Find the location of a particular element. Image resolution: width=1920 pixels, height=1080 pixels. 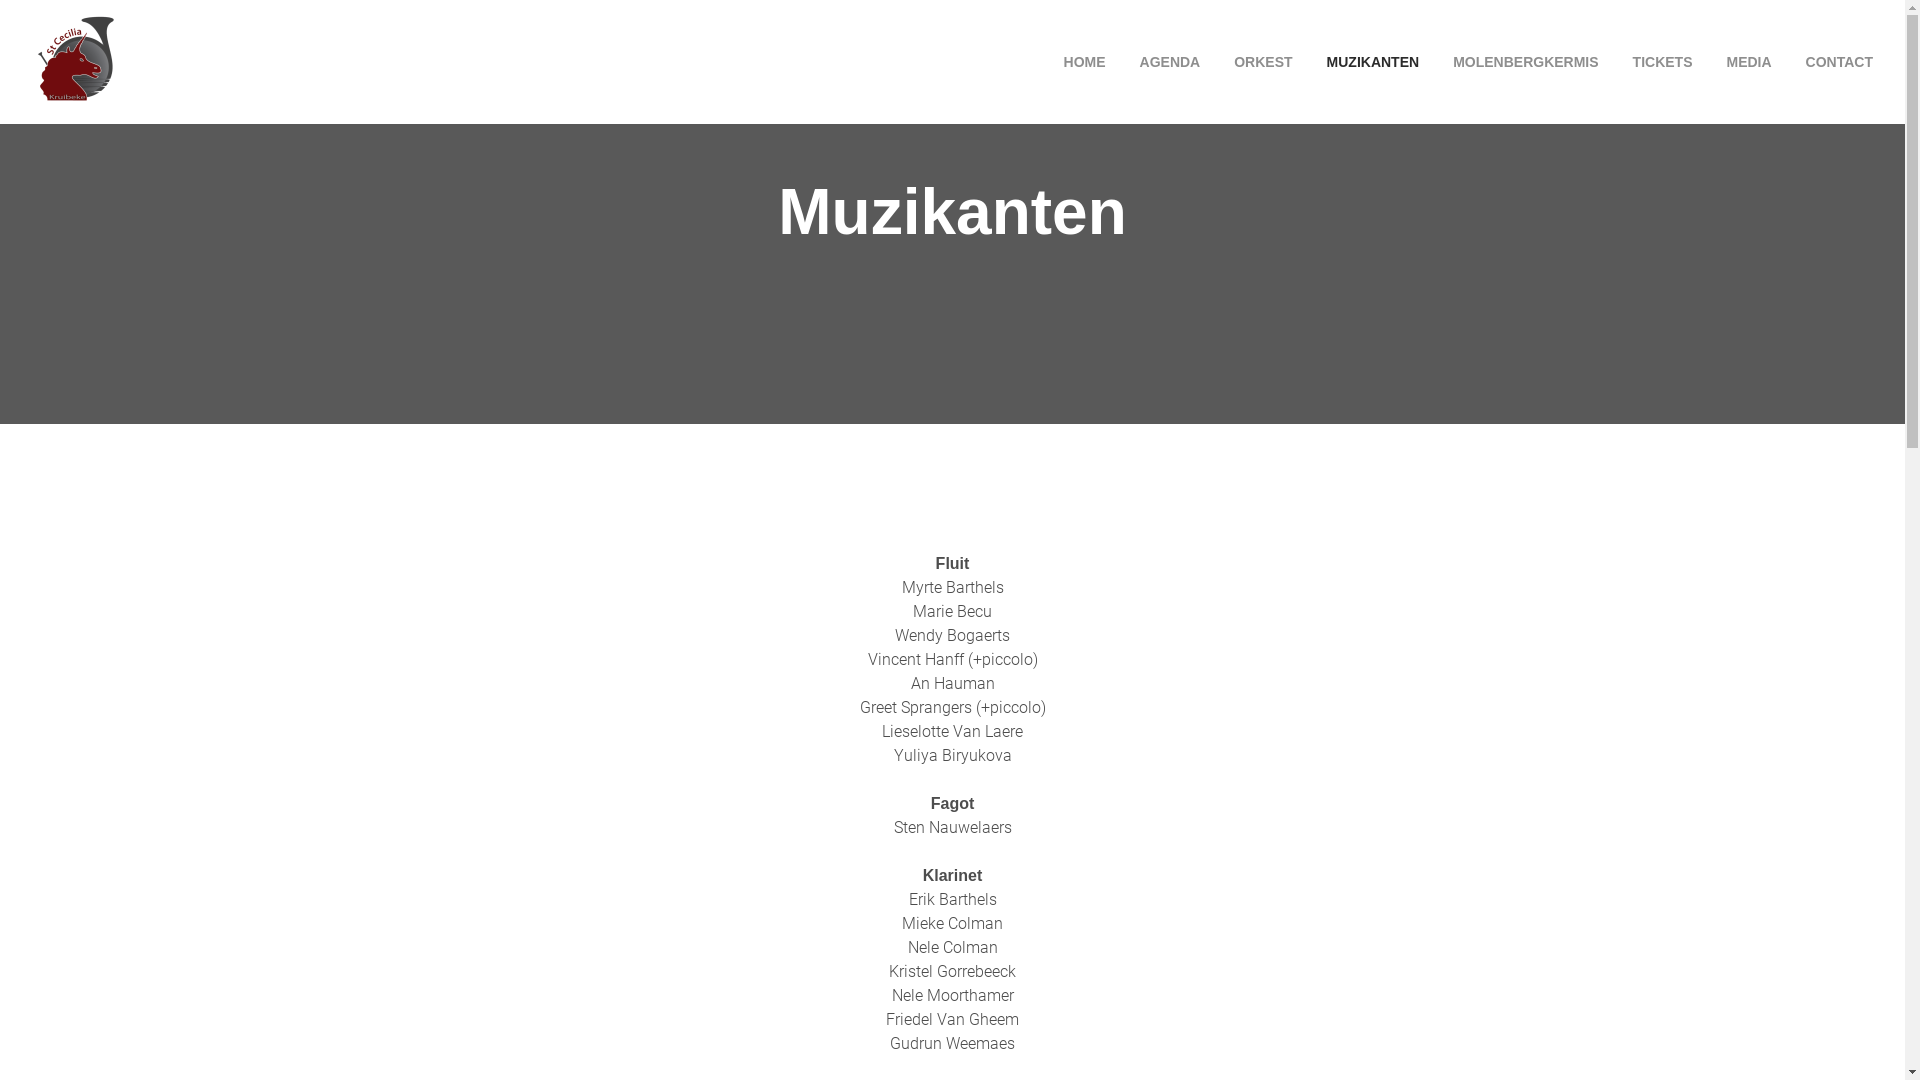

'CONTACT' is located at coordinates (1832, 60).